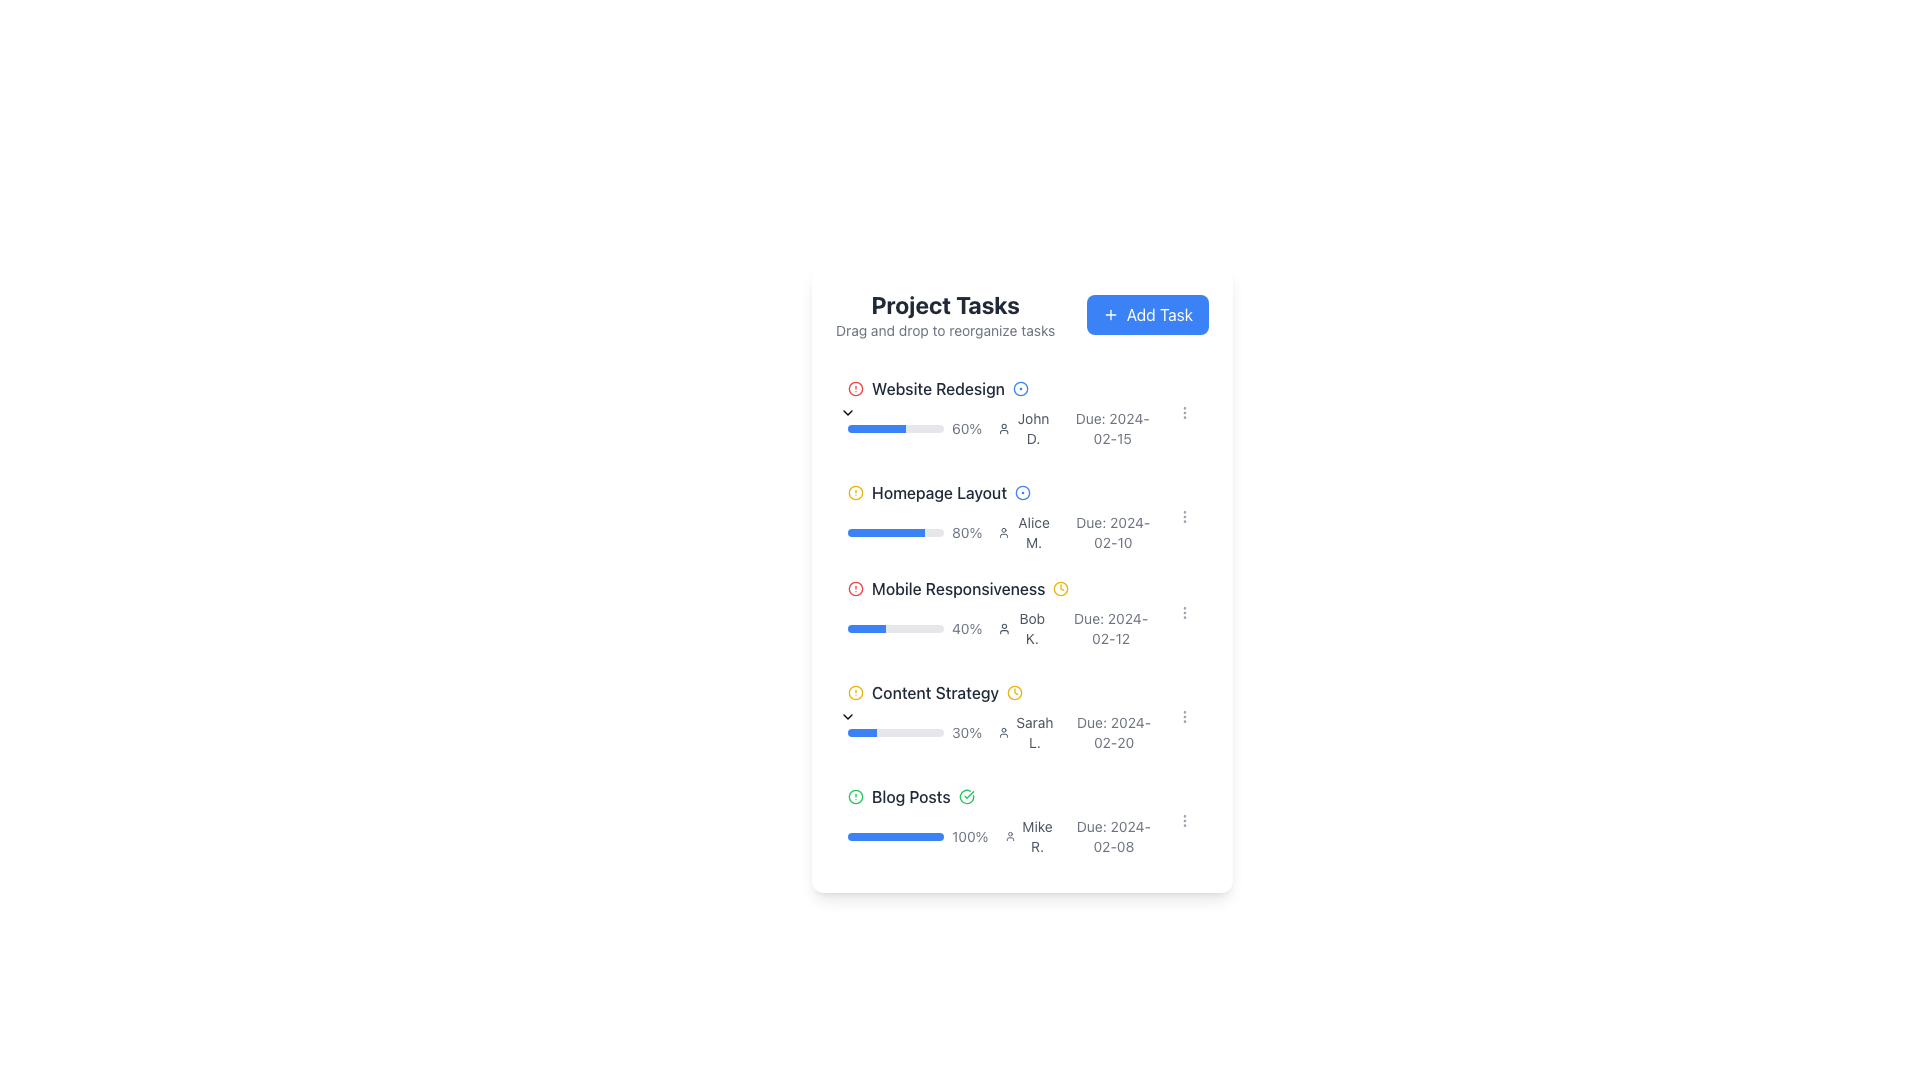 The height and width of the screenshot is (1080, 1920). Describe the element at coordinates (1015, 692) in the screenshot. I see `the clock icon representing the due date for the task, located to the immediate right of the text 'Content Strategy' in the fourth item of the task list` at that location.